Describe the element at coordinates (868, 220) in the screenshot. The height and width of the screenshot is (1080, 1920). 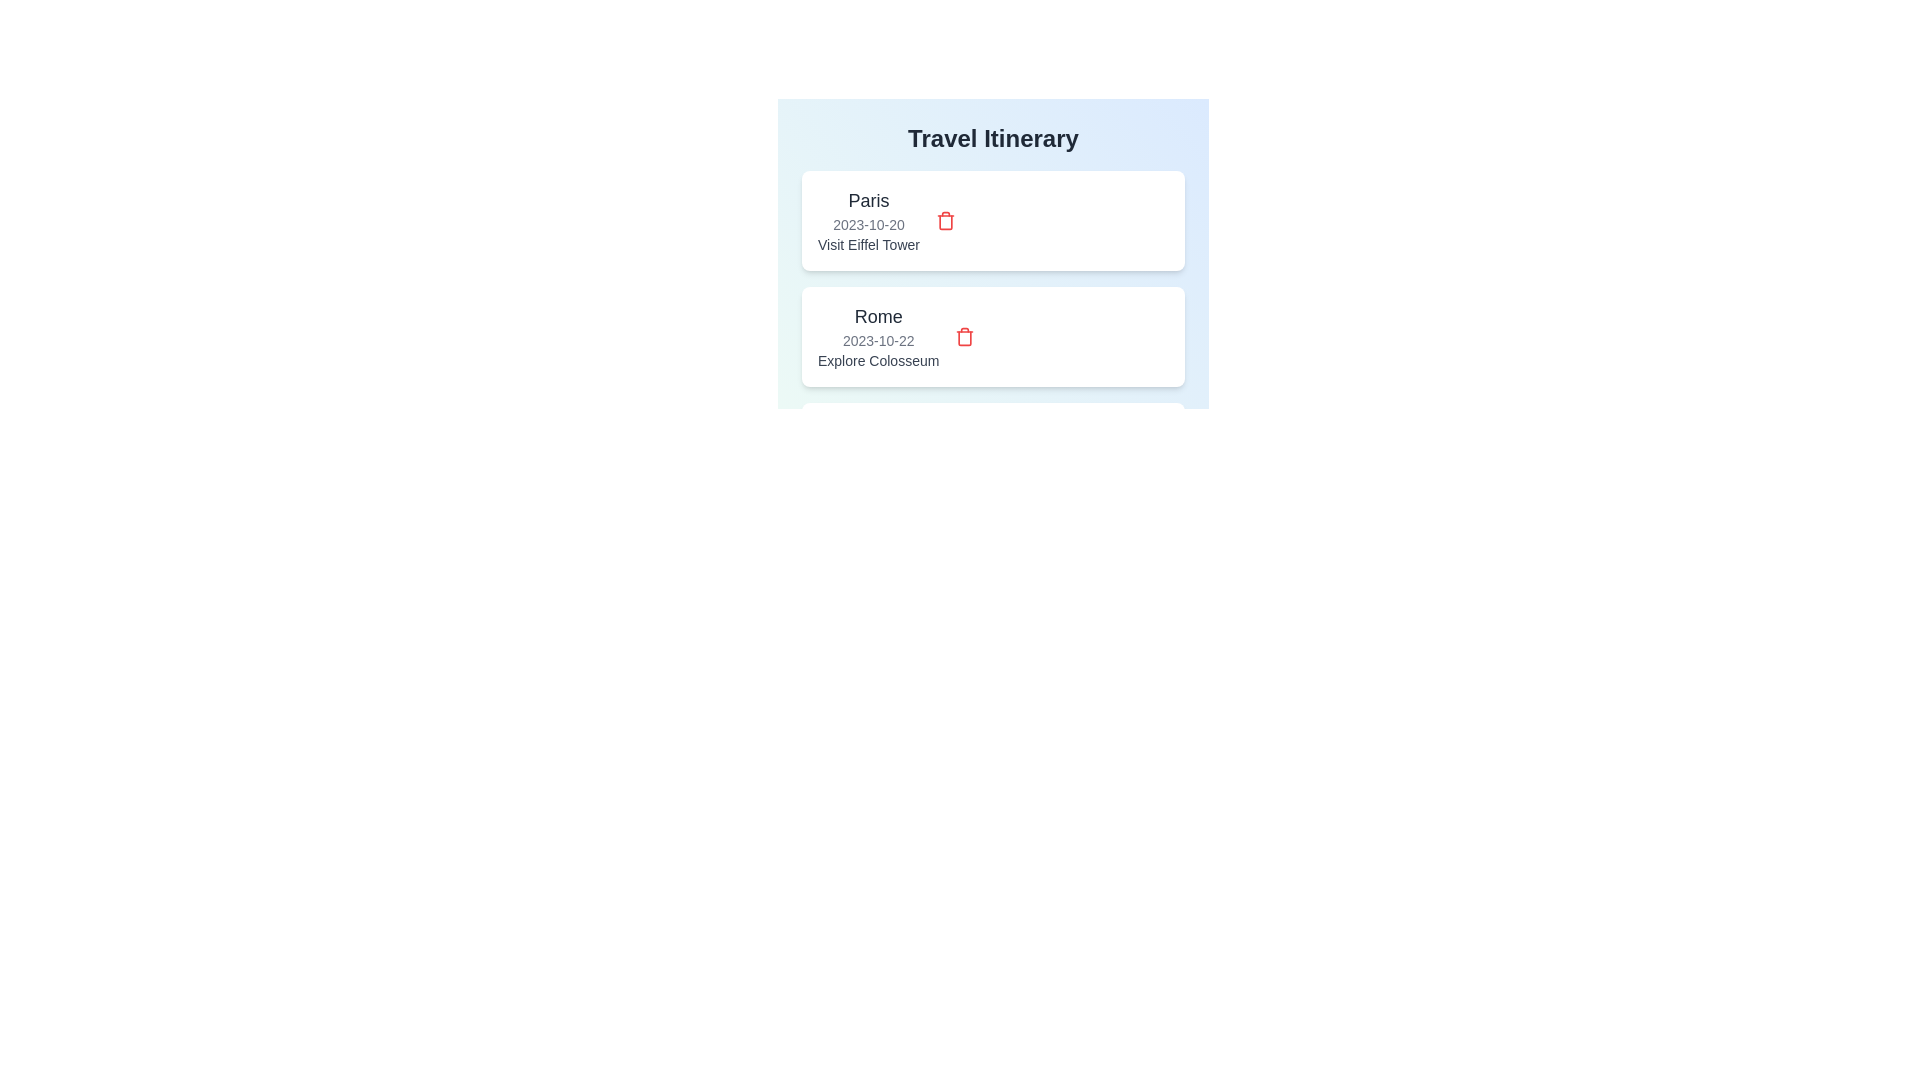
I see `the itinerary item corresponding to Paris` at that location.